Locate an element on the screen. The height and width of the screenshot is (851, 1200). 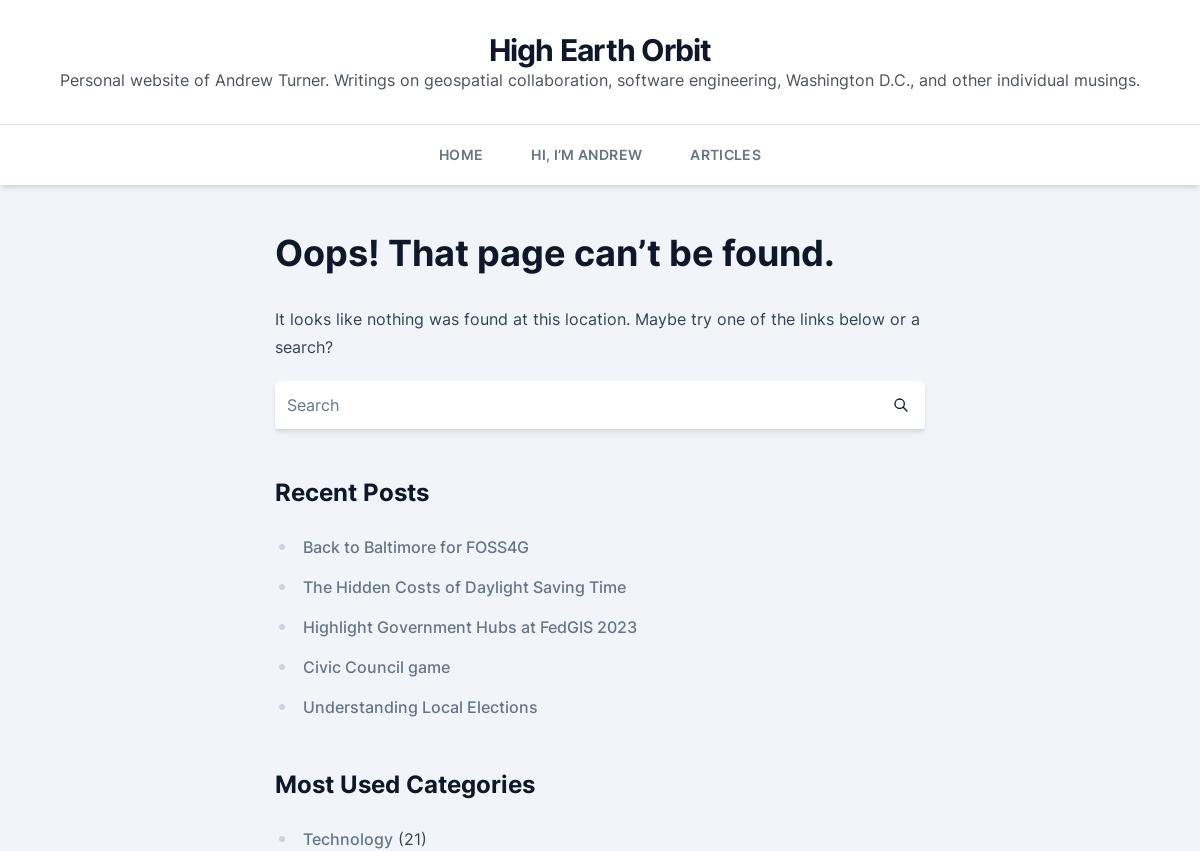
'High Earth Orbit' is located at coordinates (487, 50).